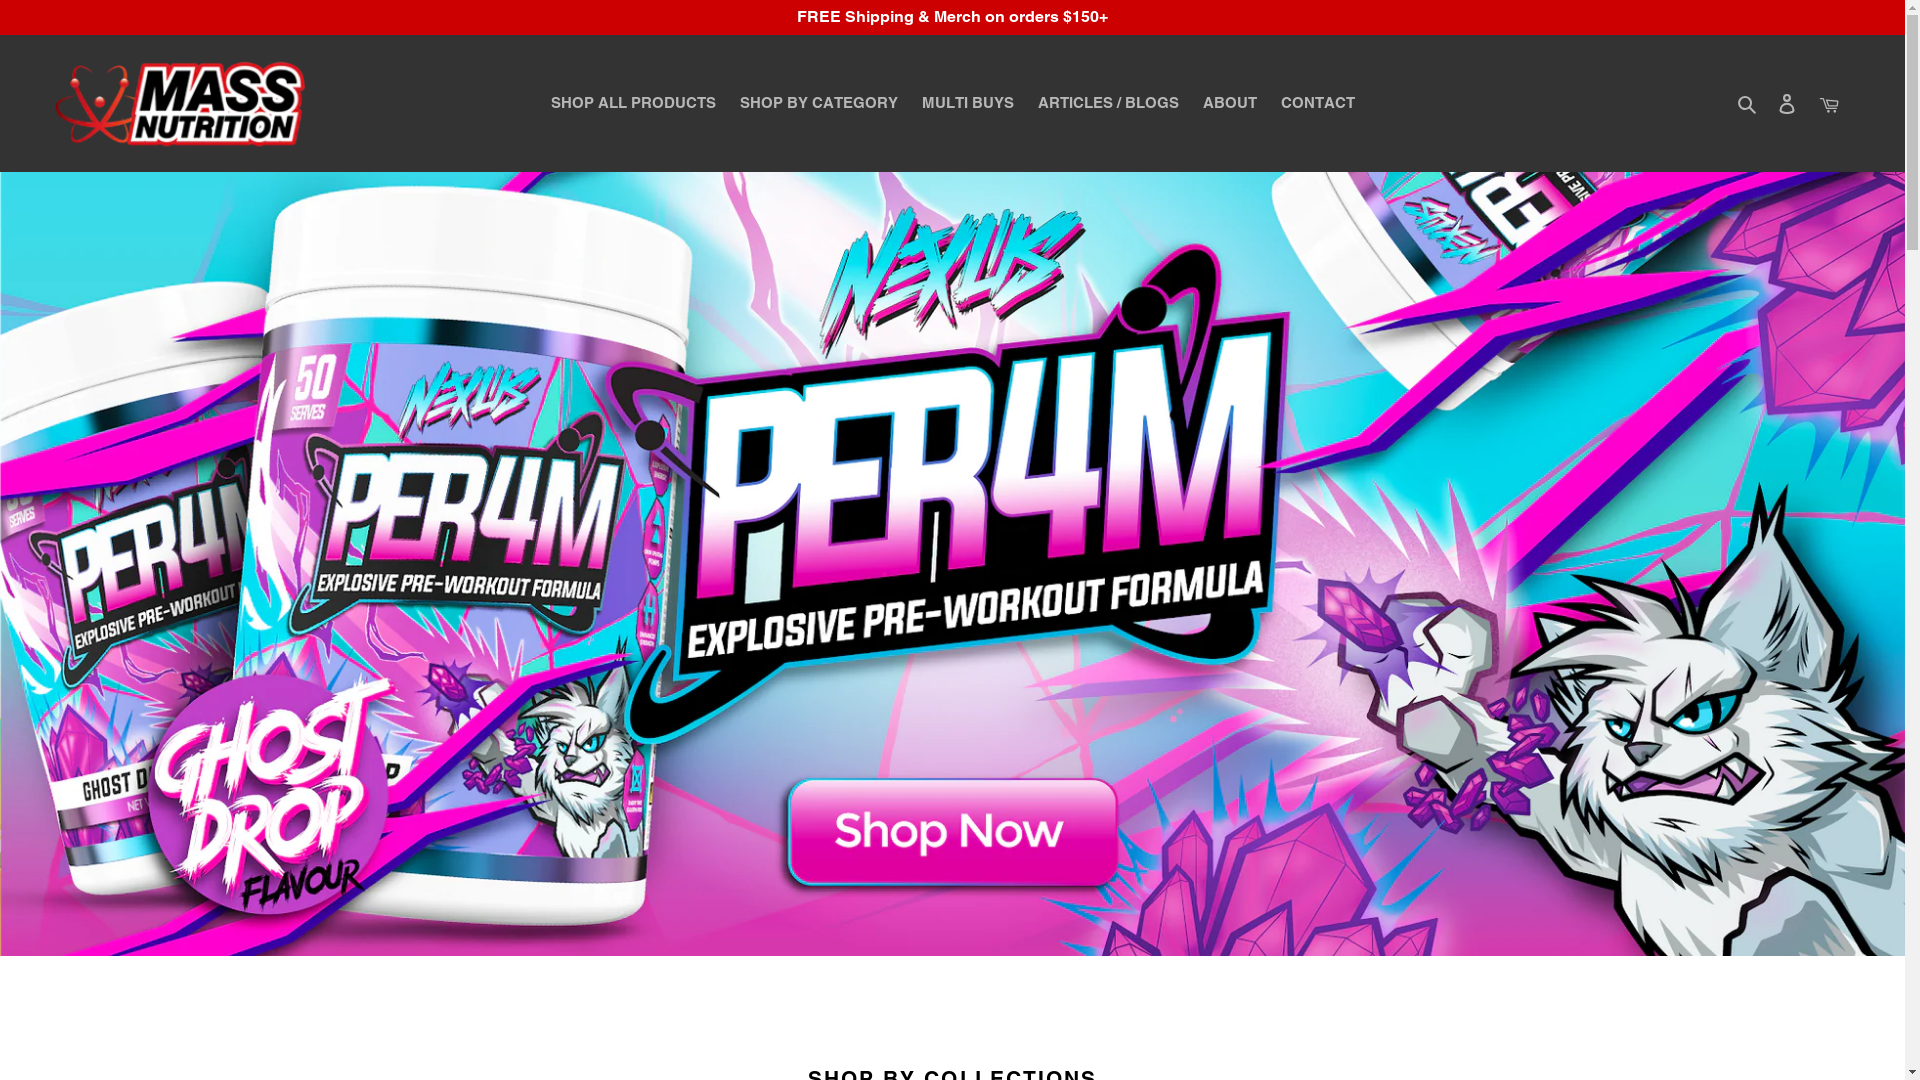 This screenshot has width=1920, height=1080. What do you see at coordinates (1786, 103) in the screenshot?
I see `'Log in'` at bounding box center [1786, 103].